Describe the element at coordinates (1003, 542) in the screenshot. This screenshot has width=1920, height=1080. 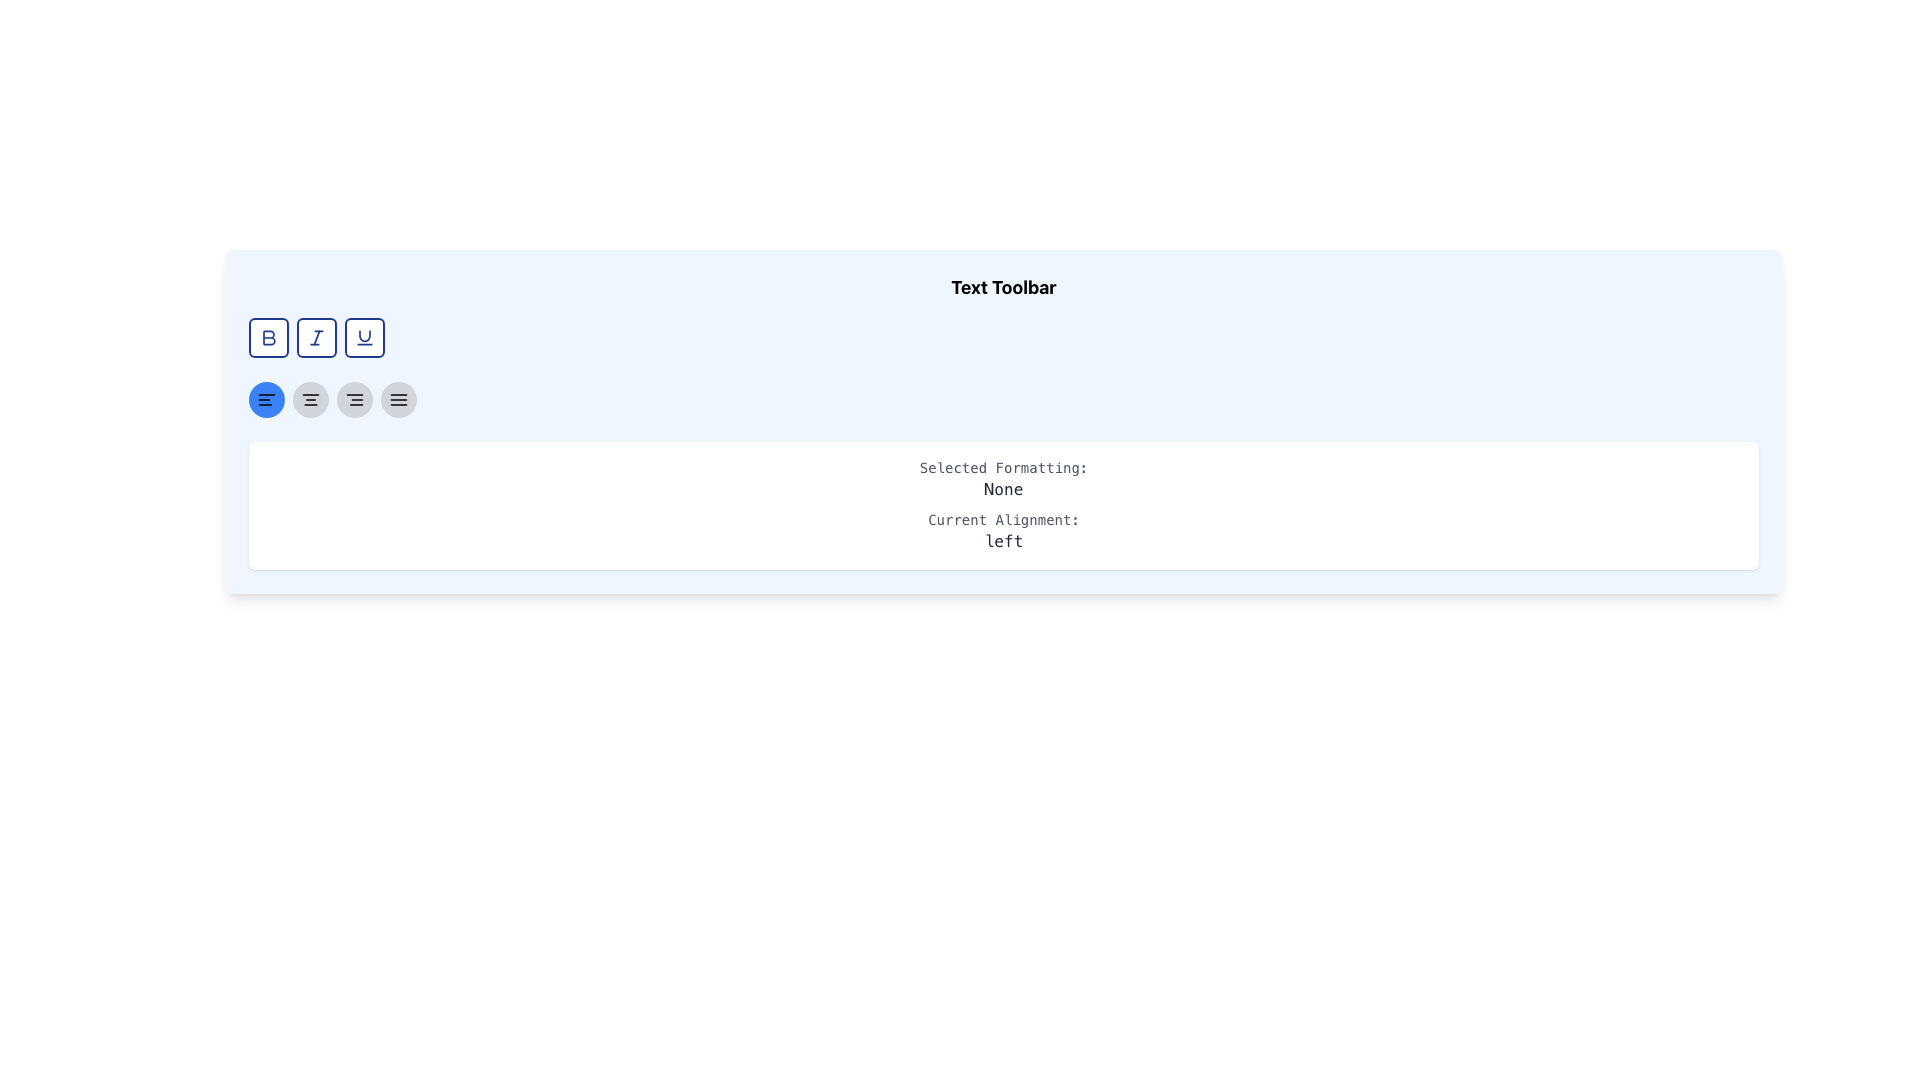
I see `the Text Label displaying 'left', which is aligned below the 'Current Alignment:' label in dark gray color, indicating the current alignment setting` at that location.